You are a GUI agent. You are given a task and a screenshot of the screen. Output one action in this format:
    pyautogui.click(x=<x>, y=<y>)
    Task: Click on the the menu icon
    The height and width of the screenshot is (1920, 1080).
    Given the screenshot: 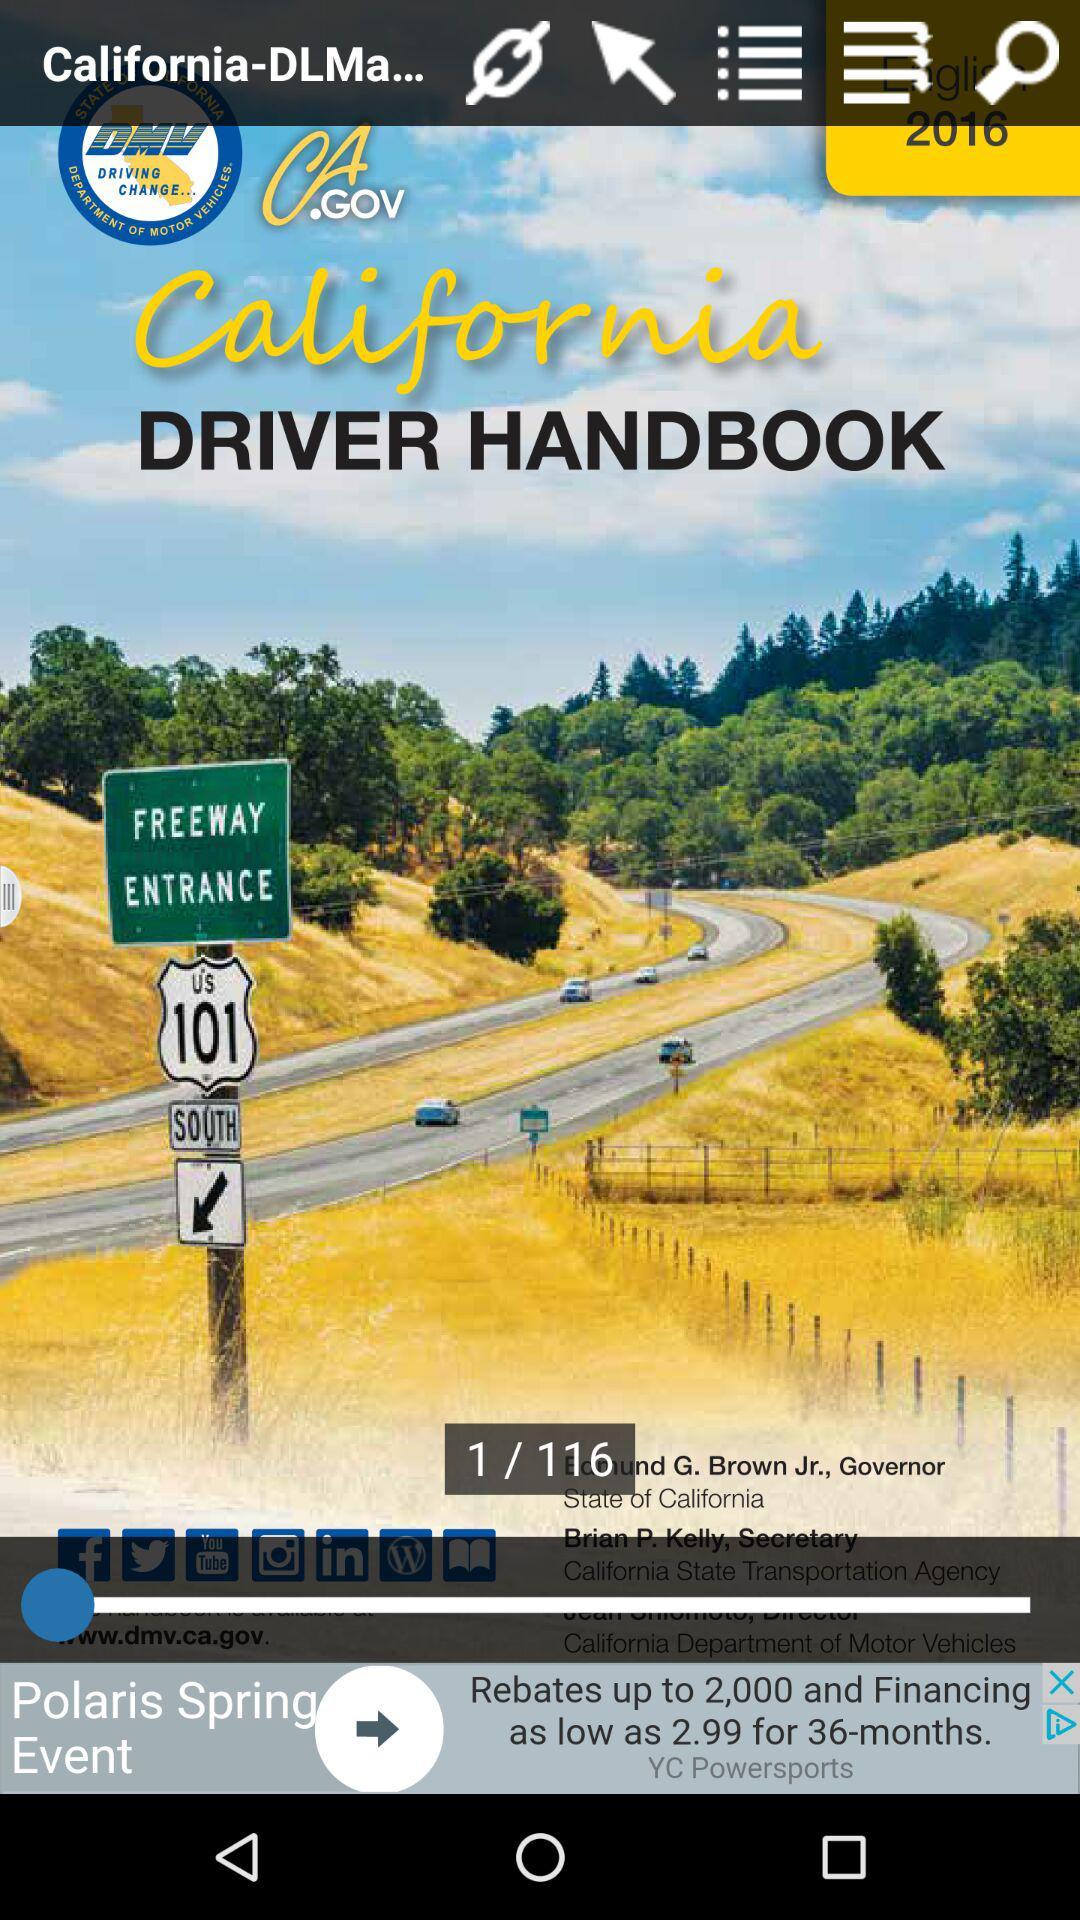 What is the action you would take?
    pyautogui.click(x=887, y=67)
    